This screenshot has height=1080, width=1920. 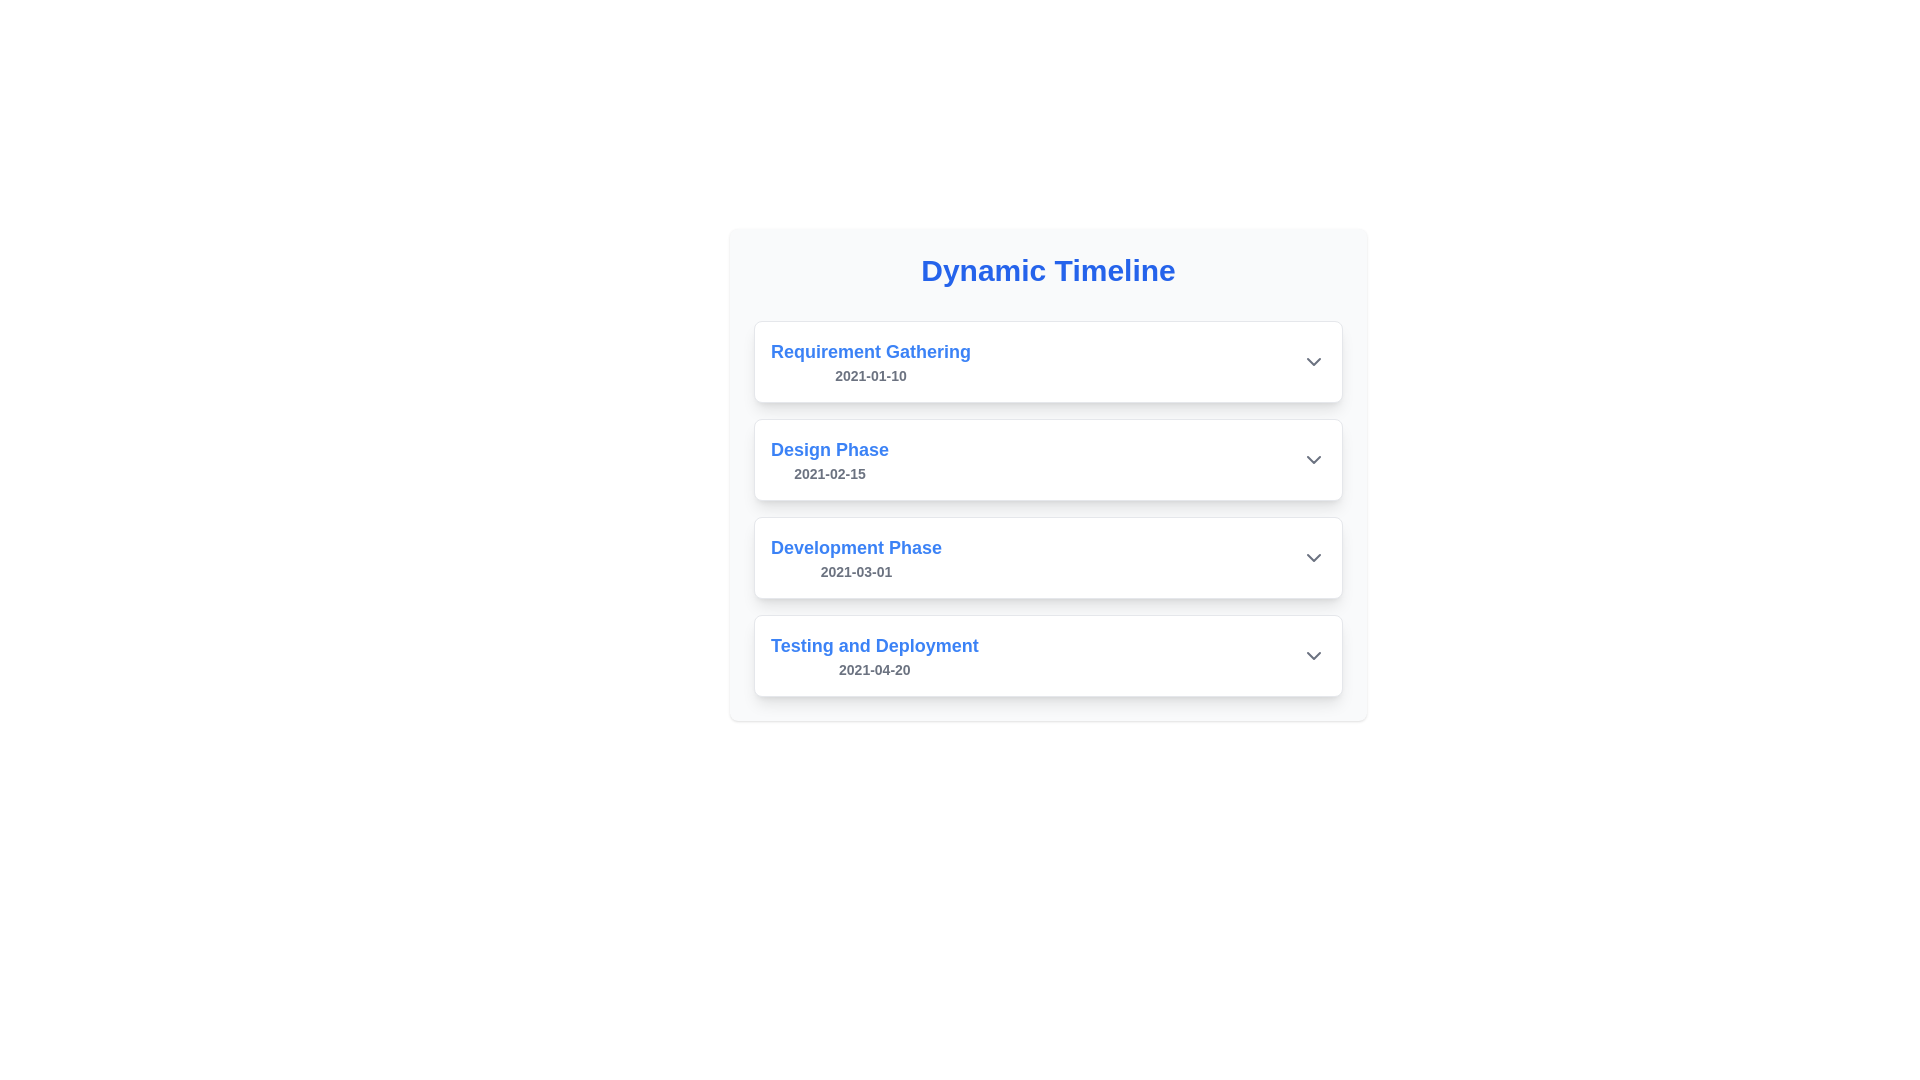 What do you see at coordinates (830, 459) in the screenshot?
I see `the 'Design Phase' text label, which indicates a specific phase in the timeline along with its date '2021-02-15', for understanding the timeline` at bounding box center [830, 459].